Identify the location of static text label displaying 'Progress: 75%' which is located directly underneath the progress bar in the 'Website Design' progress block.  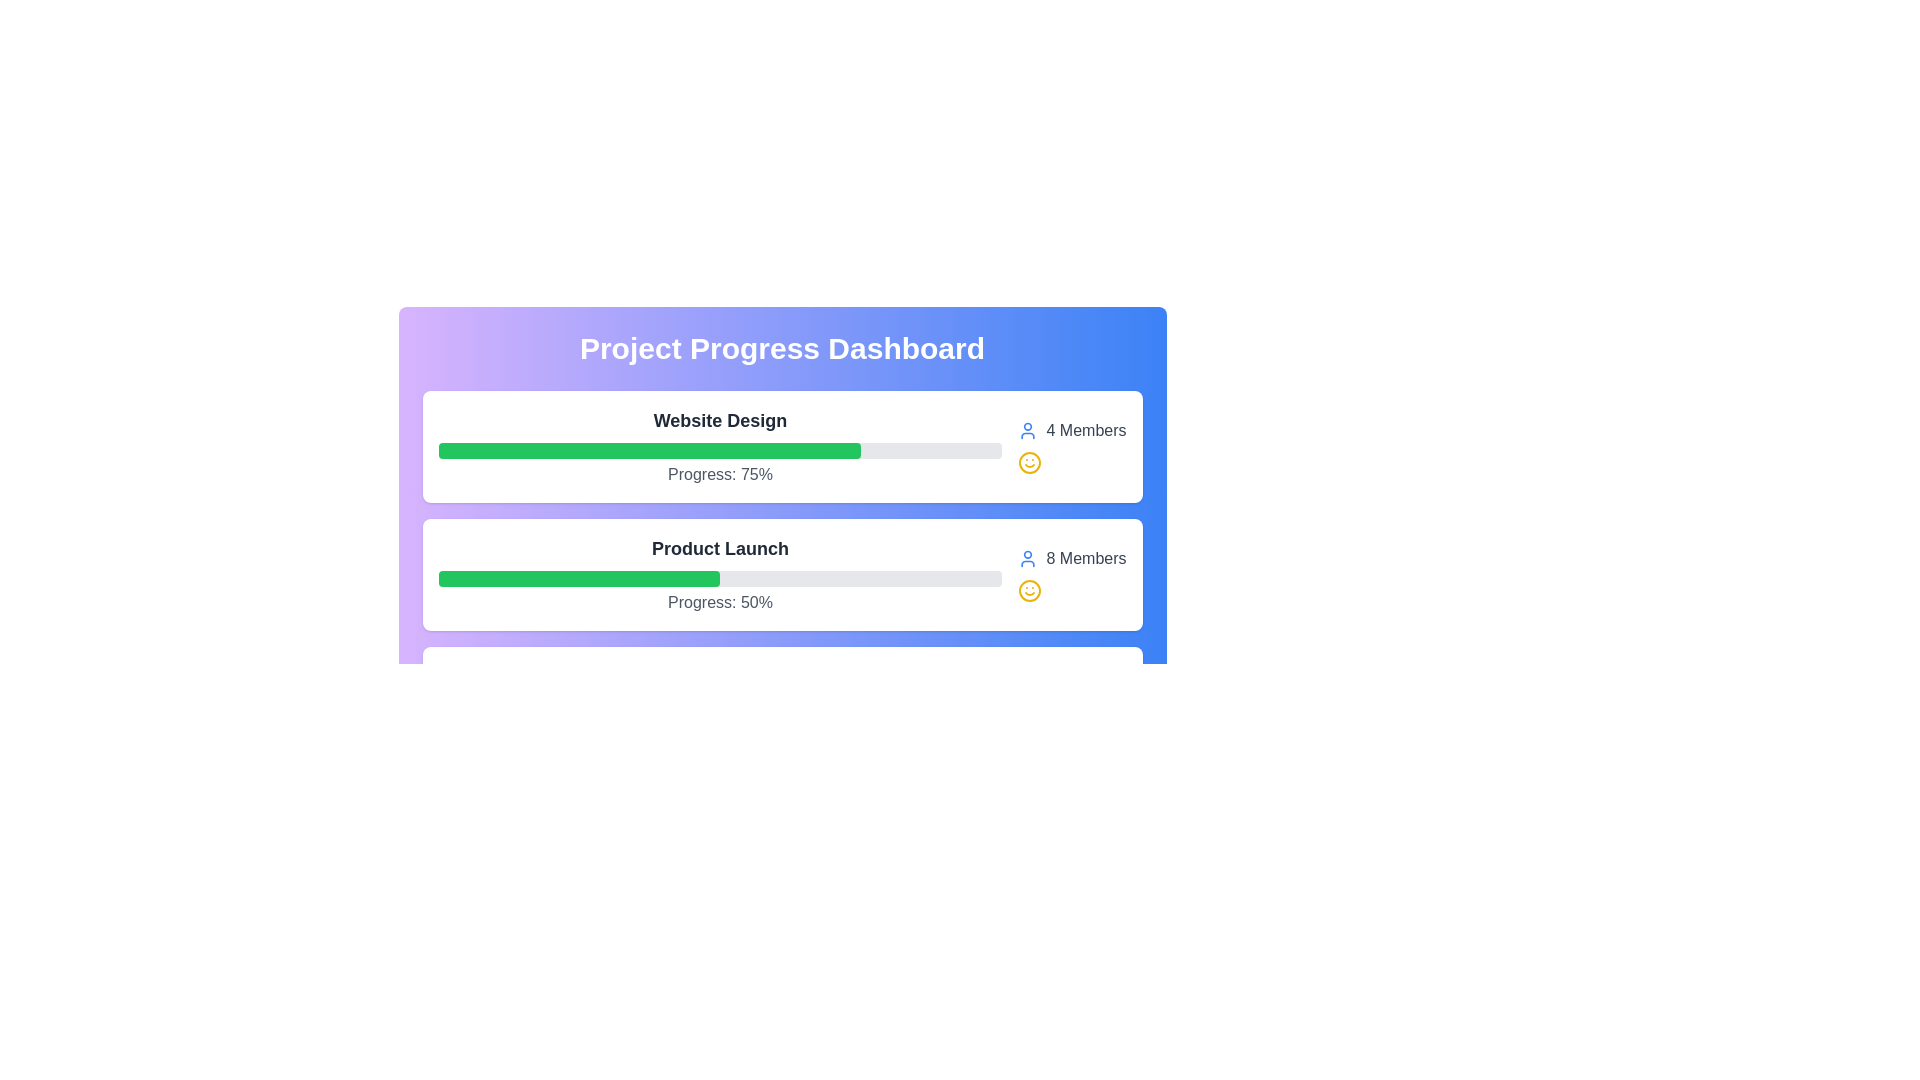
(720, 474).